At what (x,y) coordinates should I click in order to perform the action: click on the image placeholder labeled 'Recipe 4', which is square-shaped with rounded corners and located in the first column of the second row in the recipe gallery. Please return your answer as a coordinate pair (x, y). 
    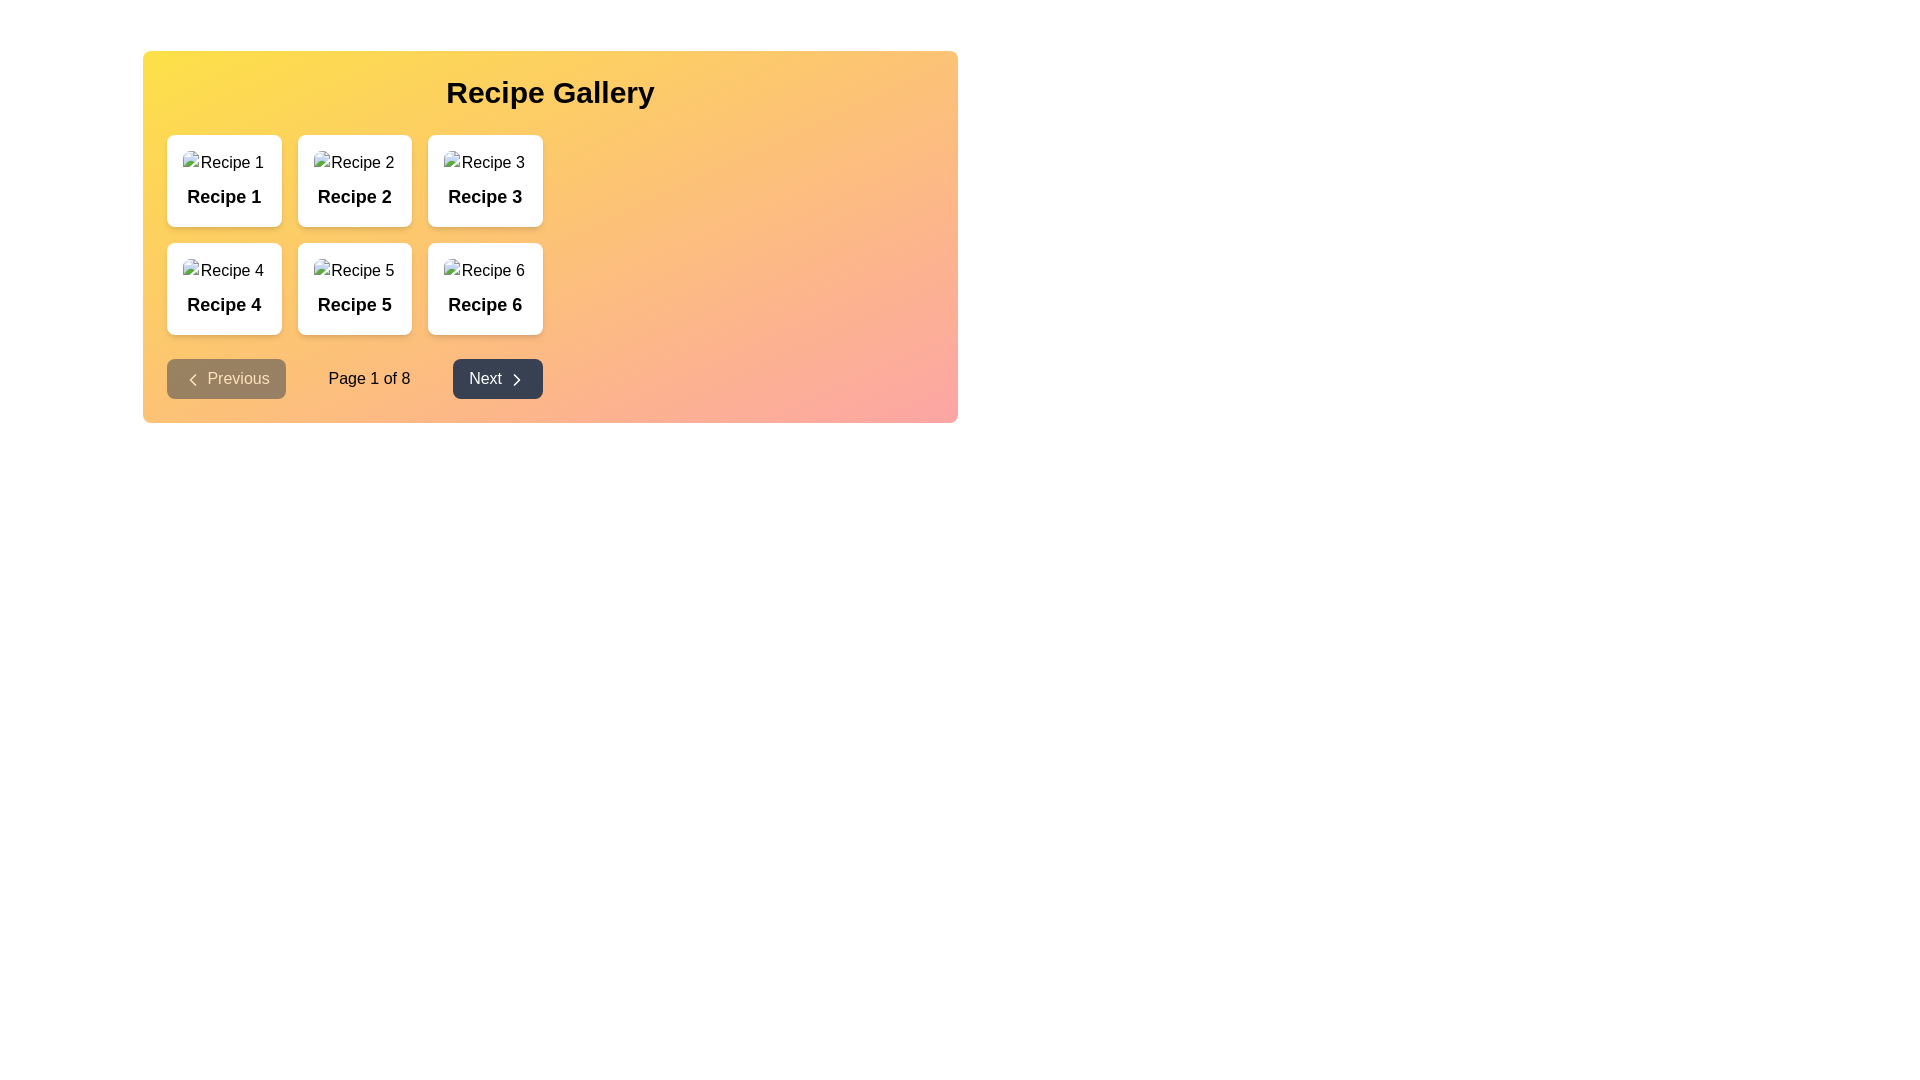
    Looking at the image, I should click on (224, 270).